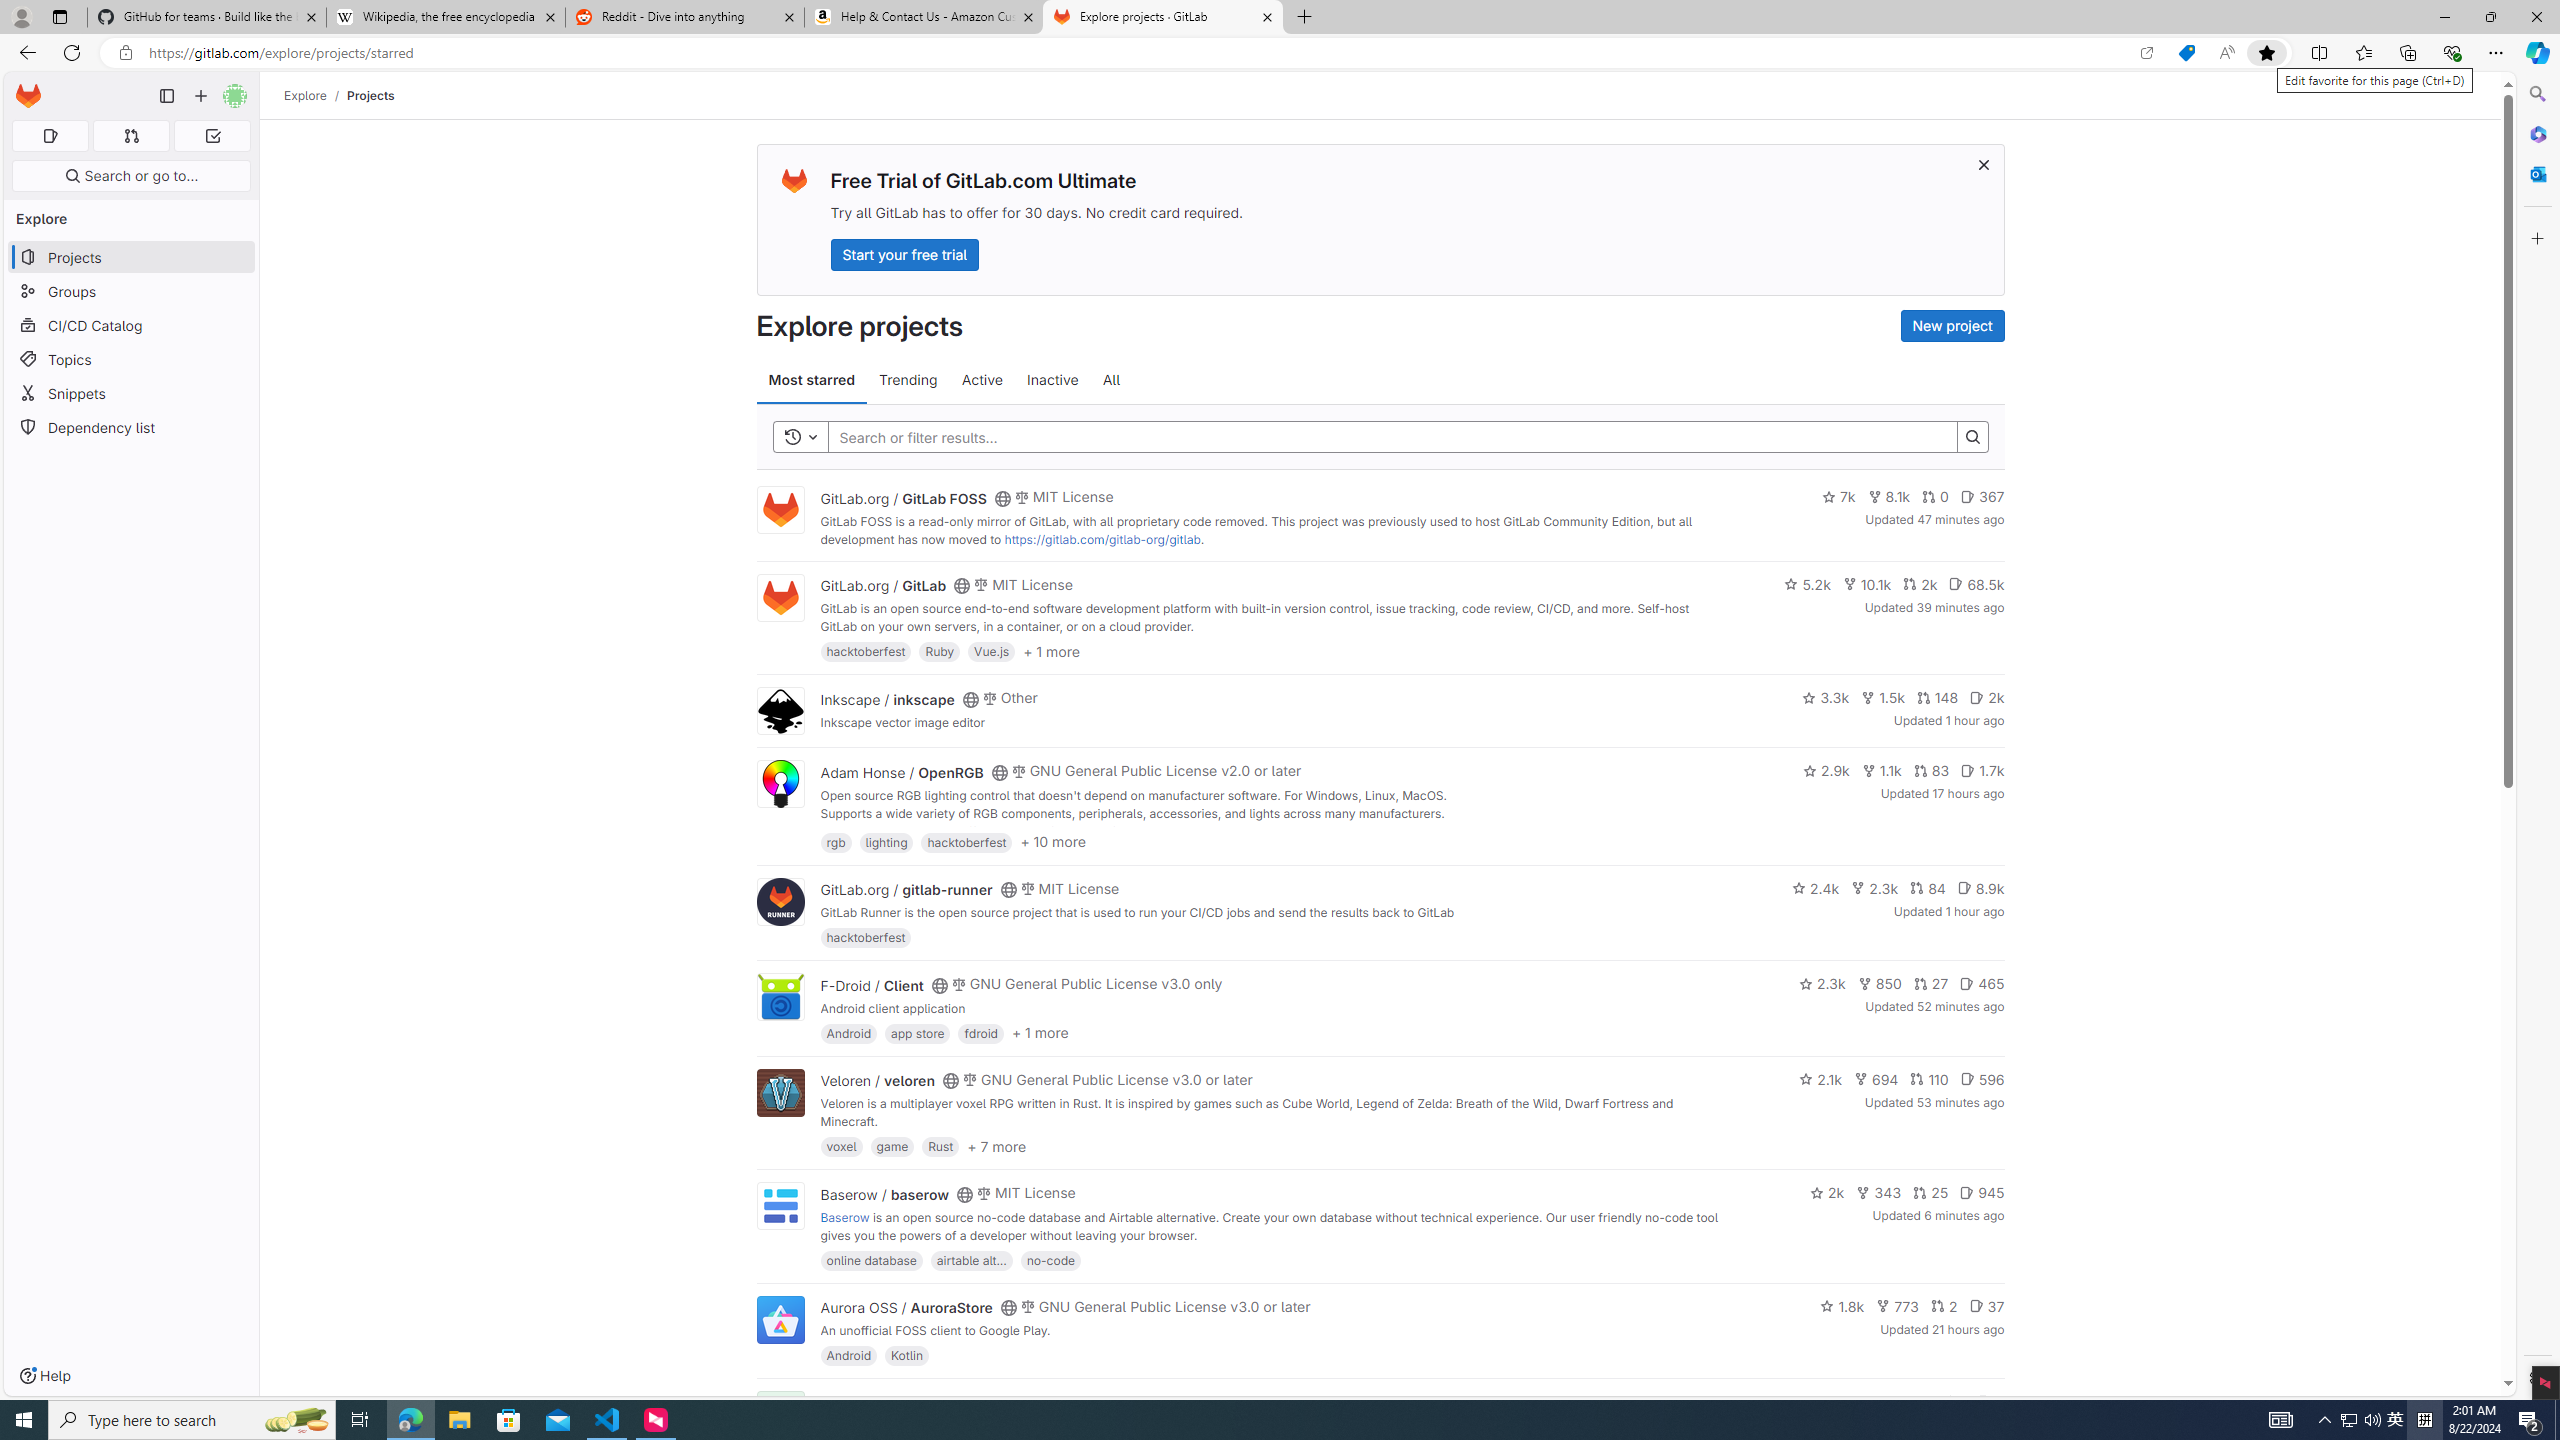  What do you see at coordinates (1051, 379) in the screenshot?
I see `'Inactive'` at bounding box center [1051, 379].